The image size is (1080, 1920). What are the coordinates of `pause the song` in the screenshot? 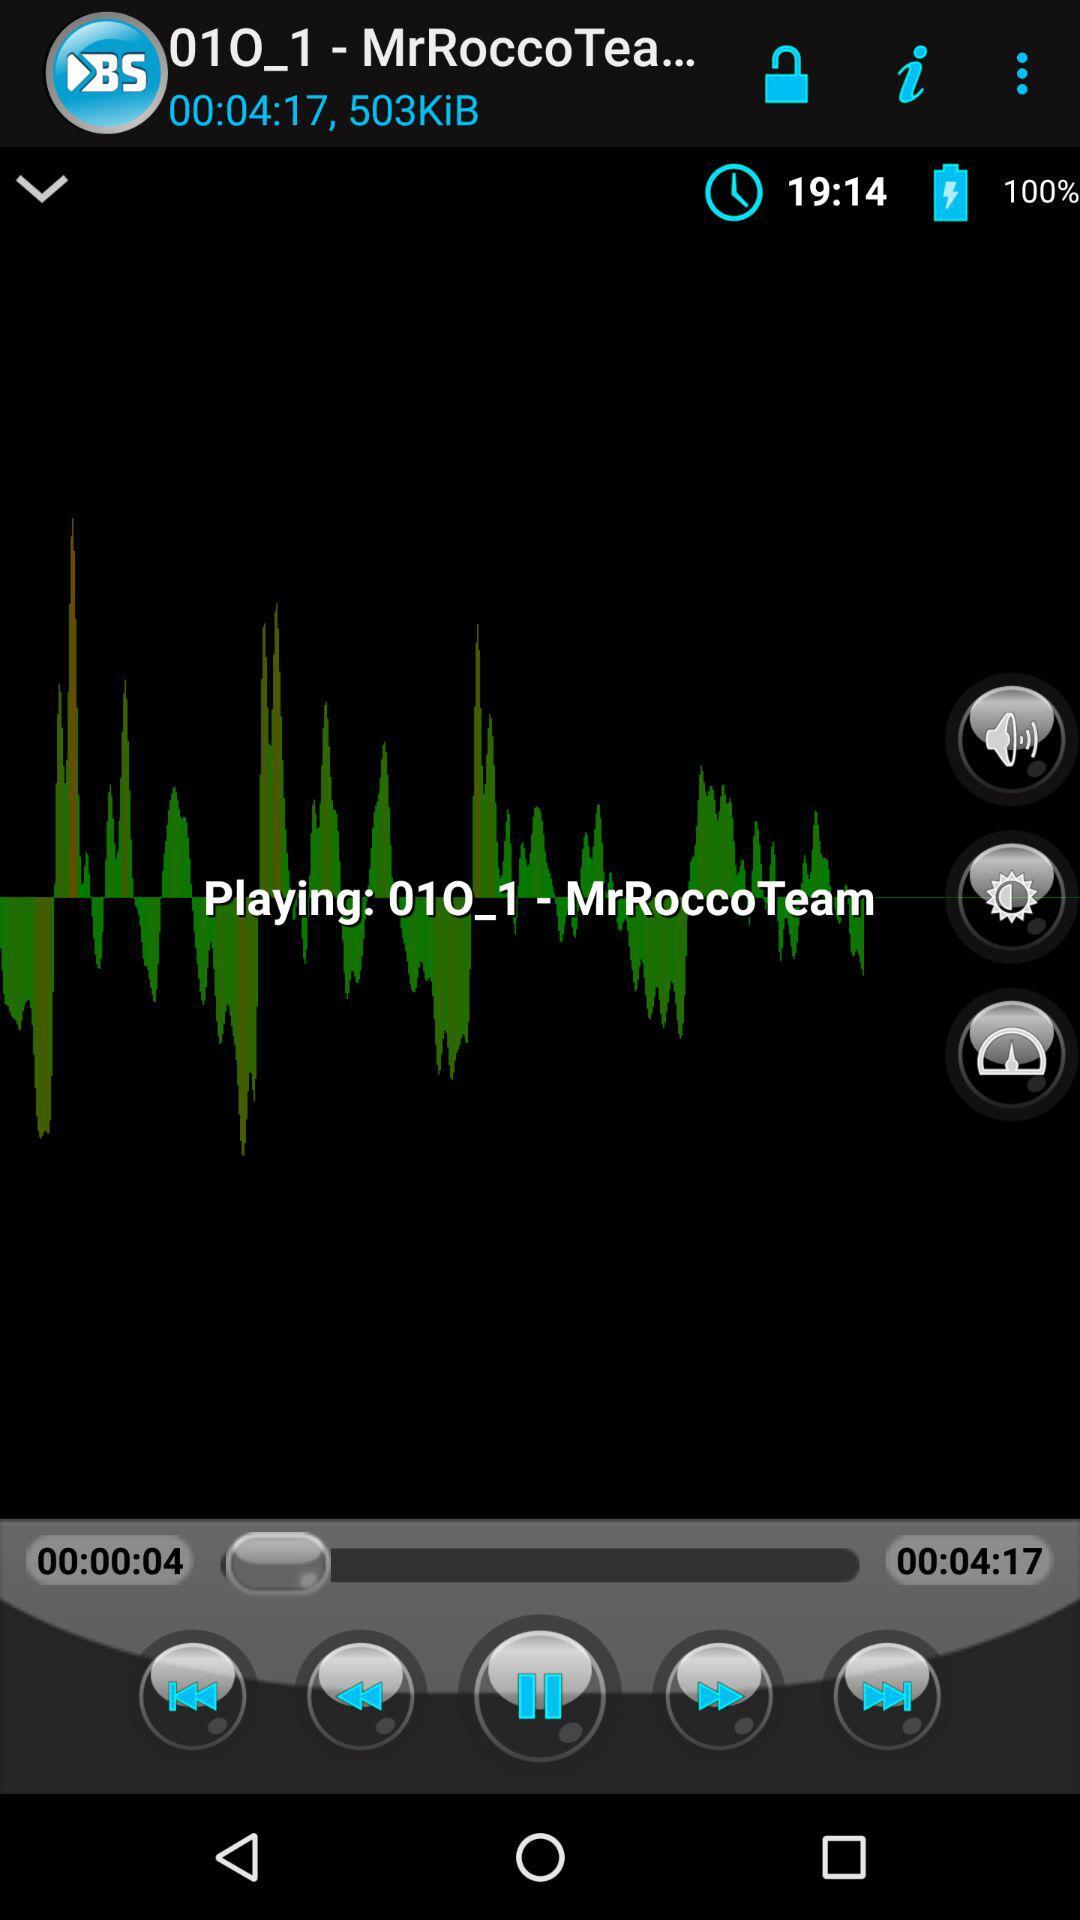 It's located at (540, 1695).